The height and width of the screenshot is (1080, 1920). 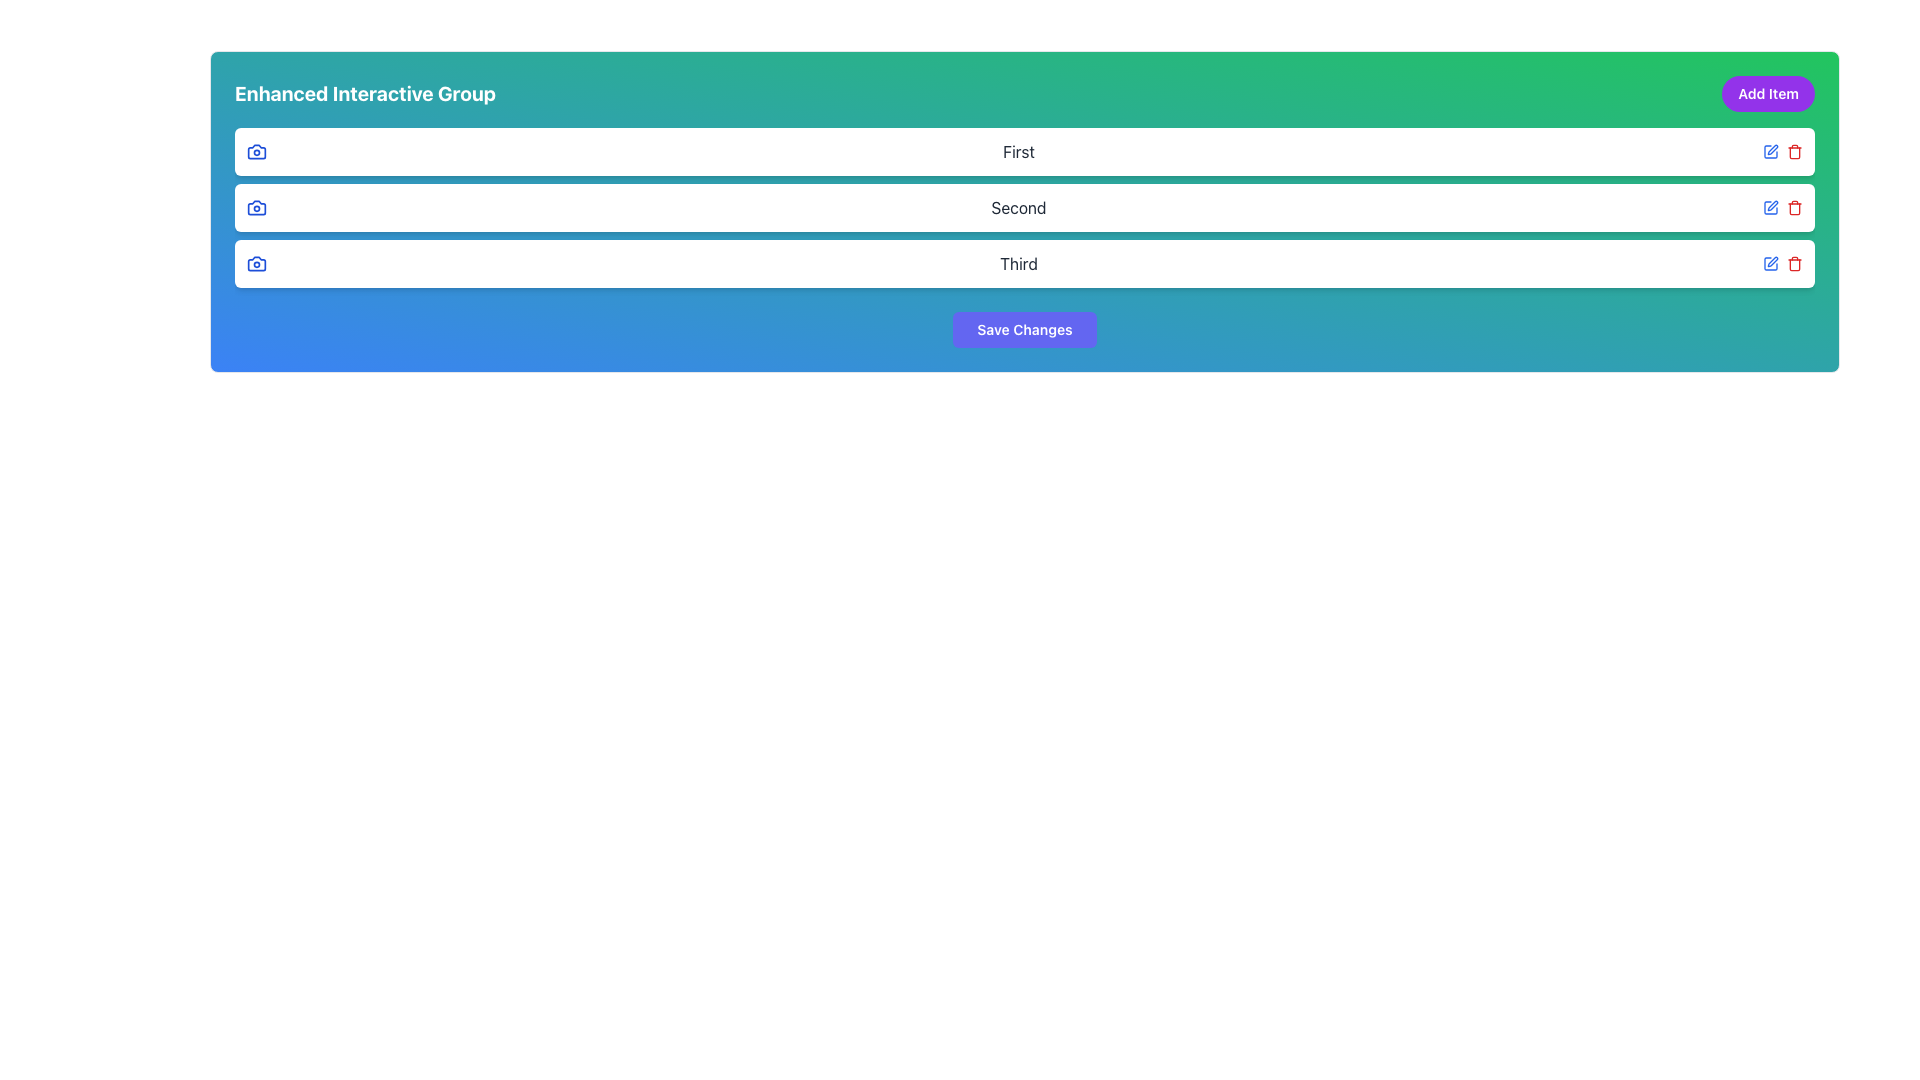 I want to click on the first list item with rounded corners and a white background, labeled 'First', so click(x=1025, y=150).